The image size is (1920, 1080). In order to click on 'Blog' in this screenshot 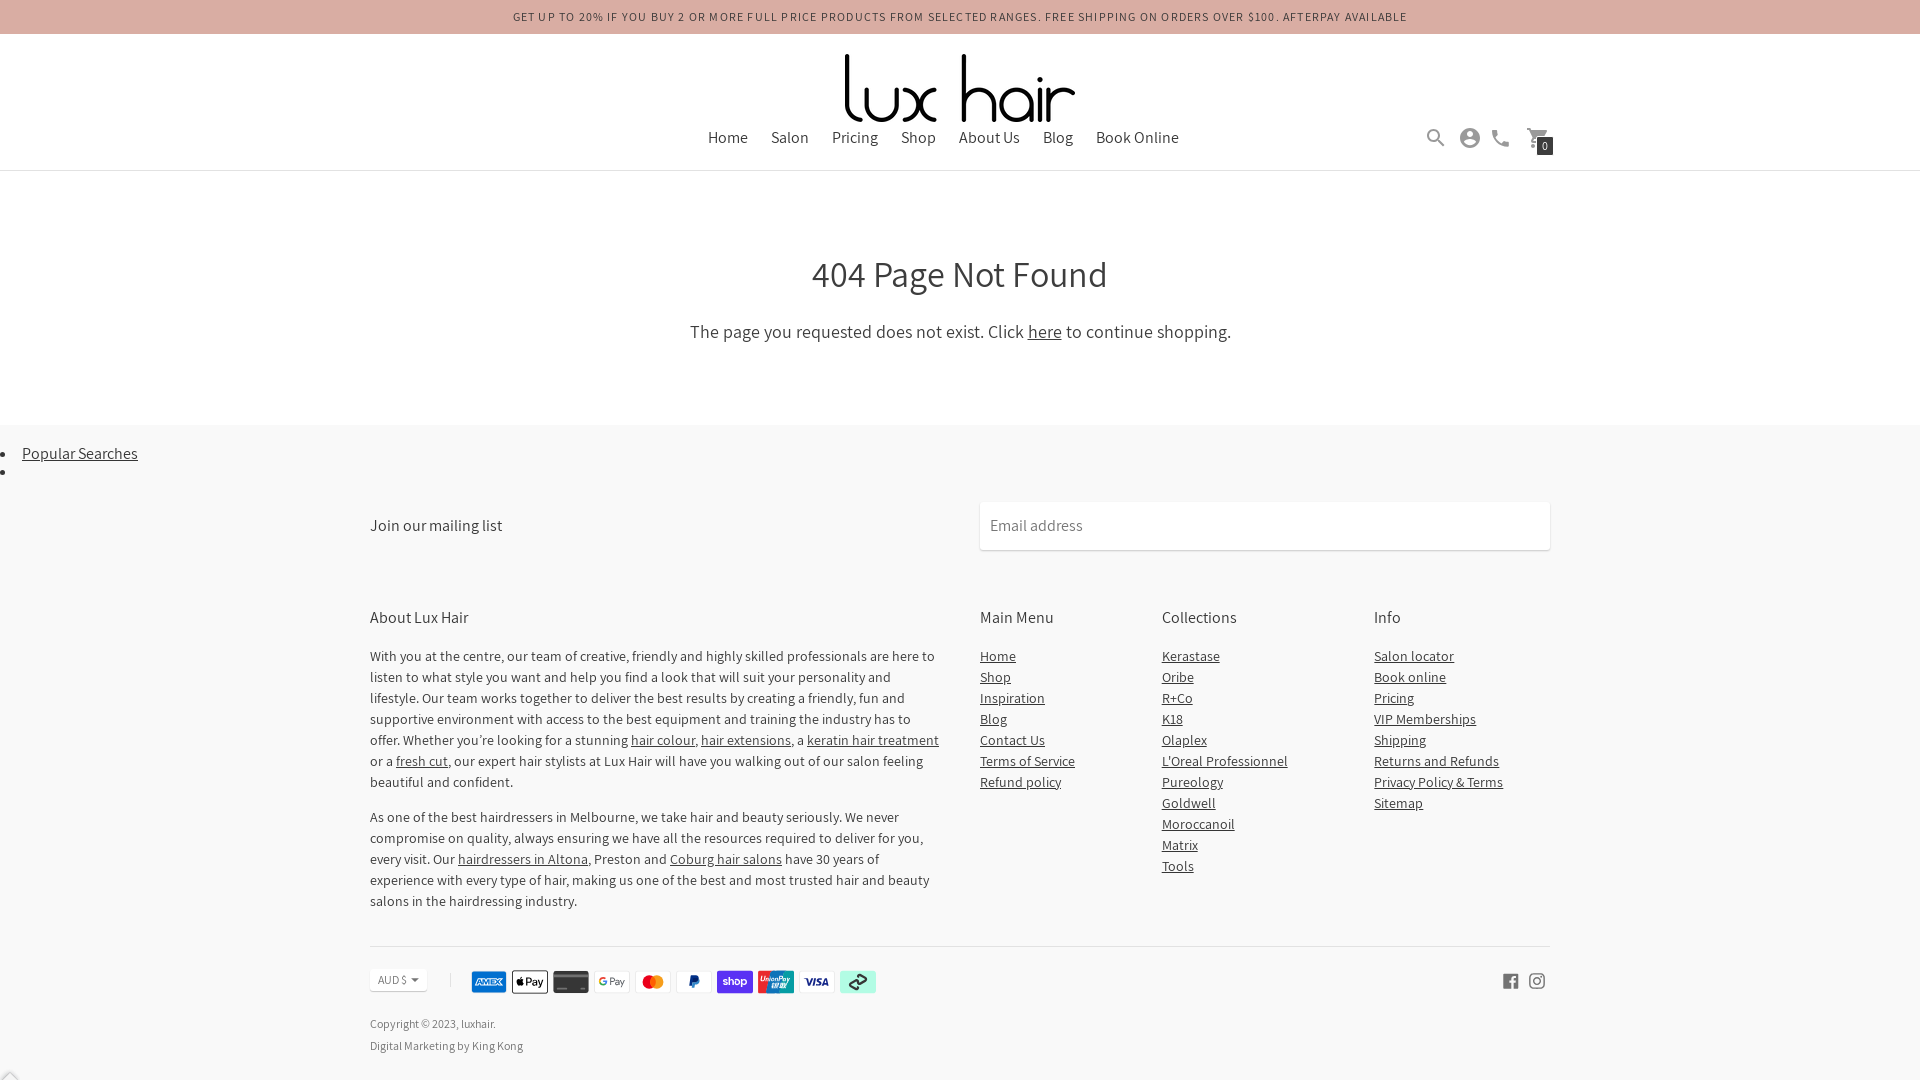, I will do `click(993, 717)`.